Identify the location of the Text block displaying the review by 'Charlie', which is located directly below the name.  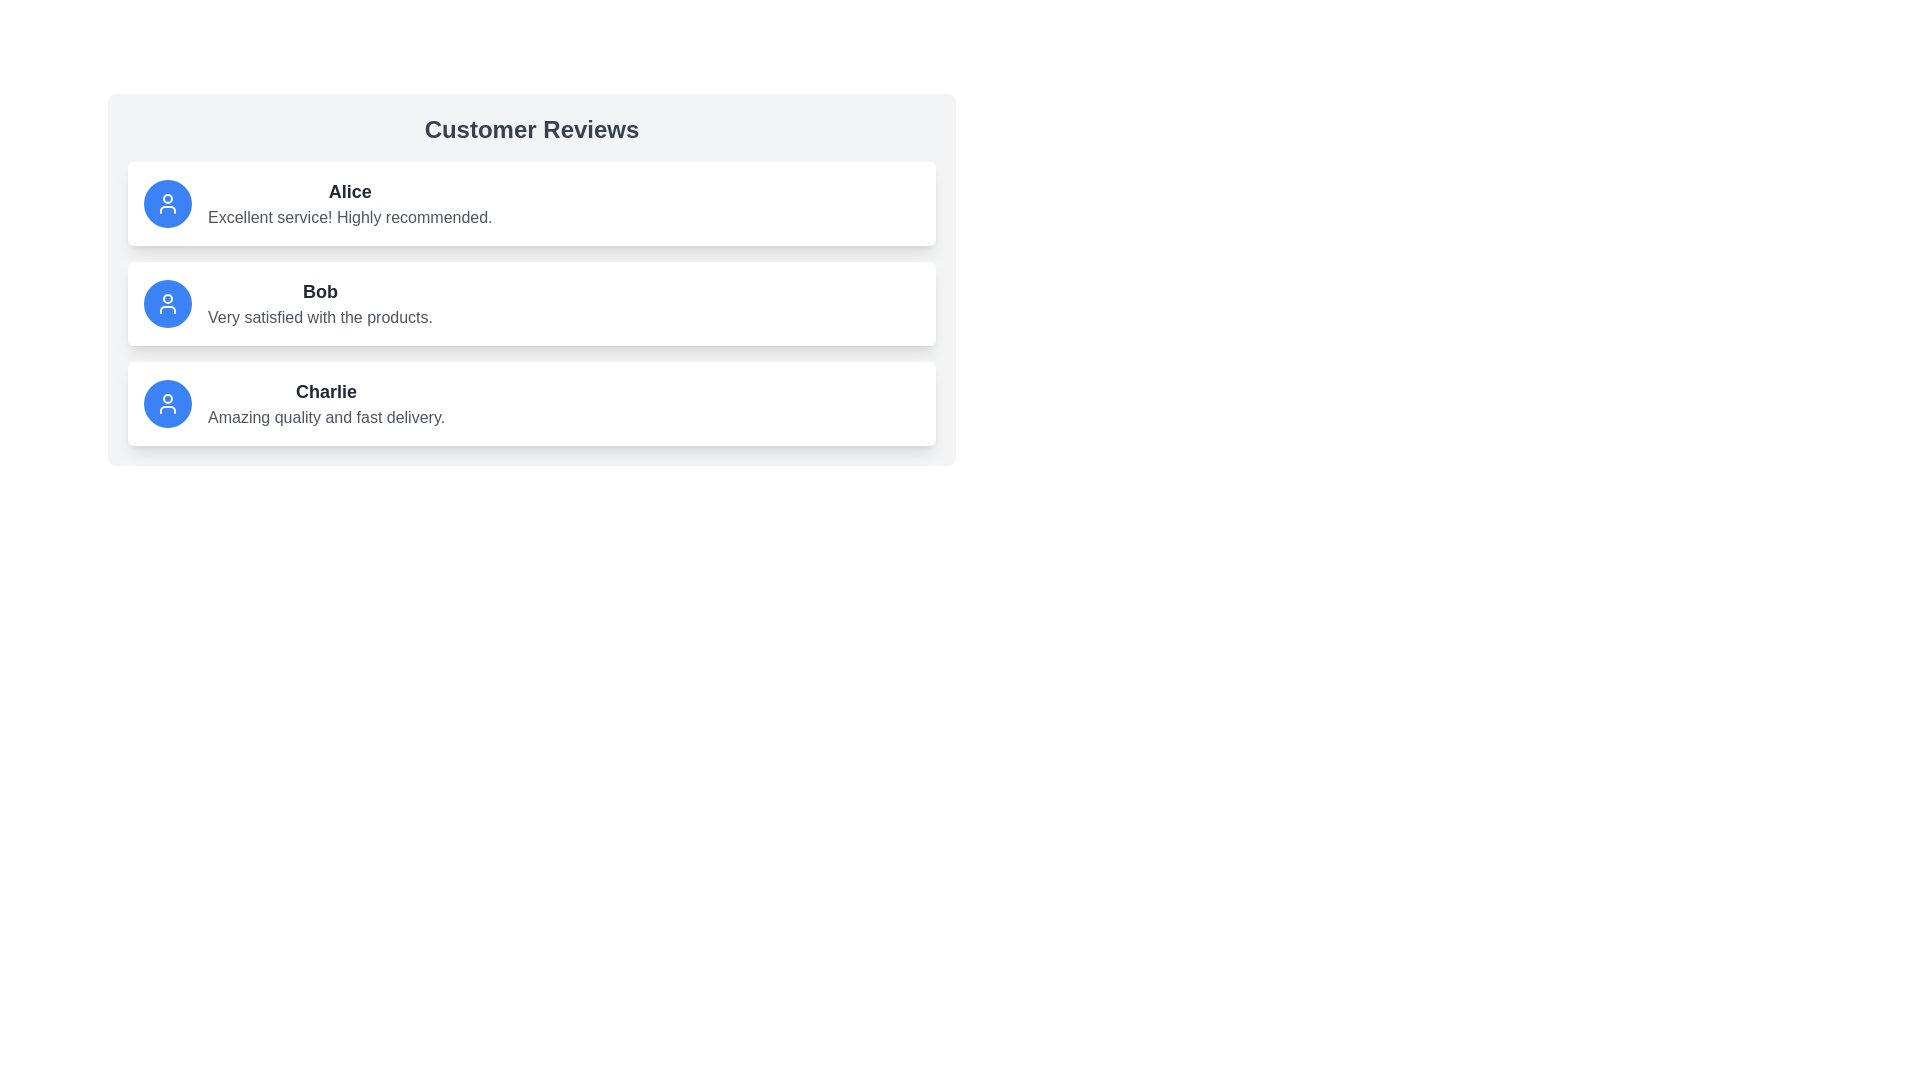
(326, 416).